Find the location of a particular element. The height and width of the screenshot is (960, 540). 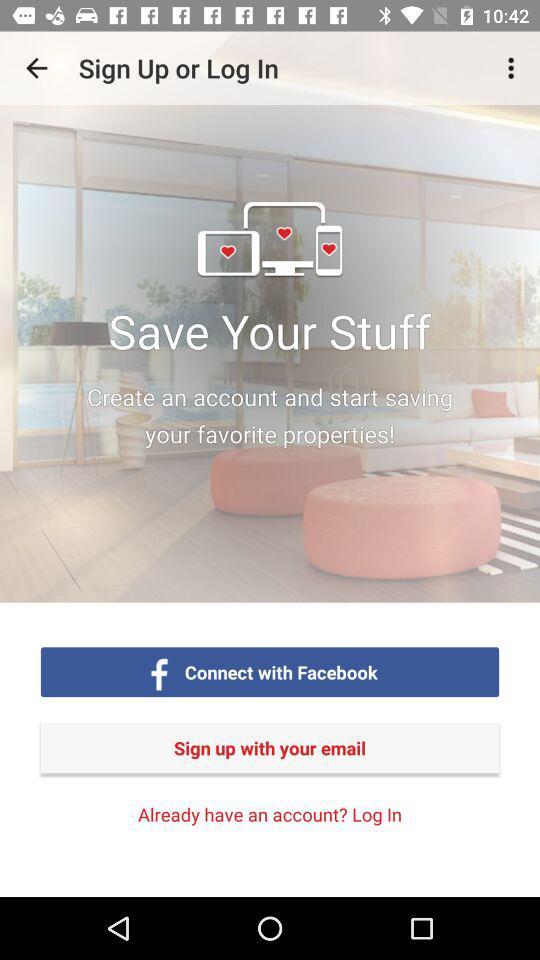

the item at the top right corner is located at coordinates (513, 68).